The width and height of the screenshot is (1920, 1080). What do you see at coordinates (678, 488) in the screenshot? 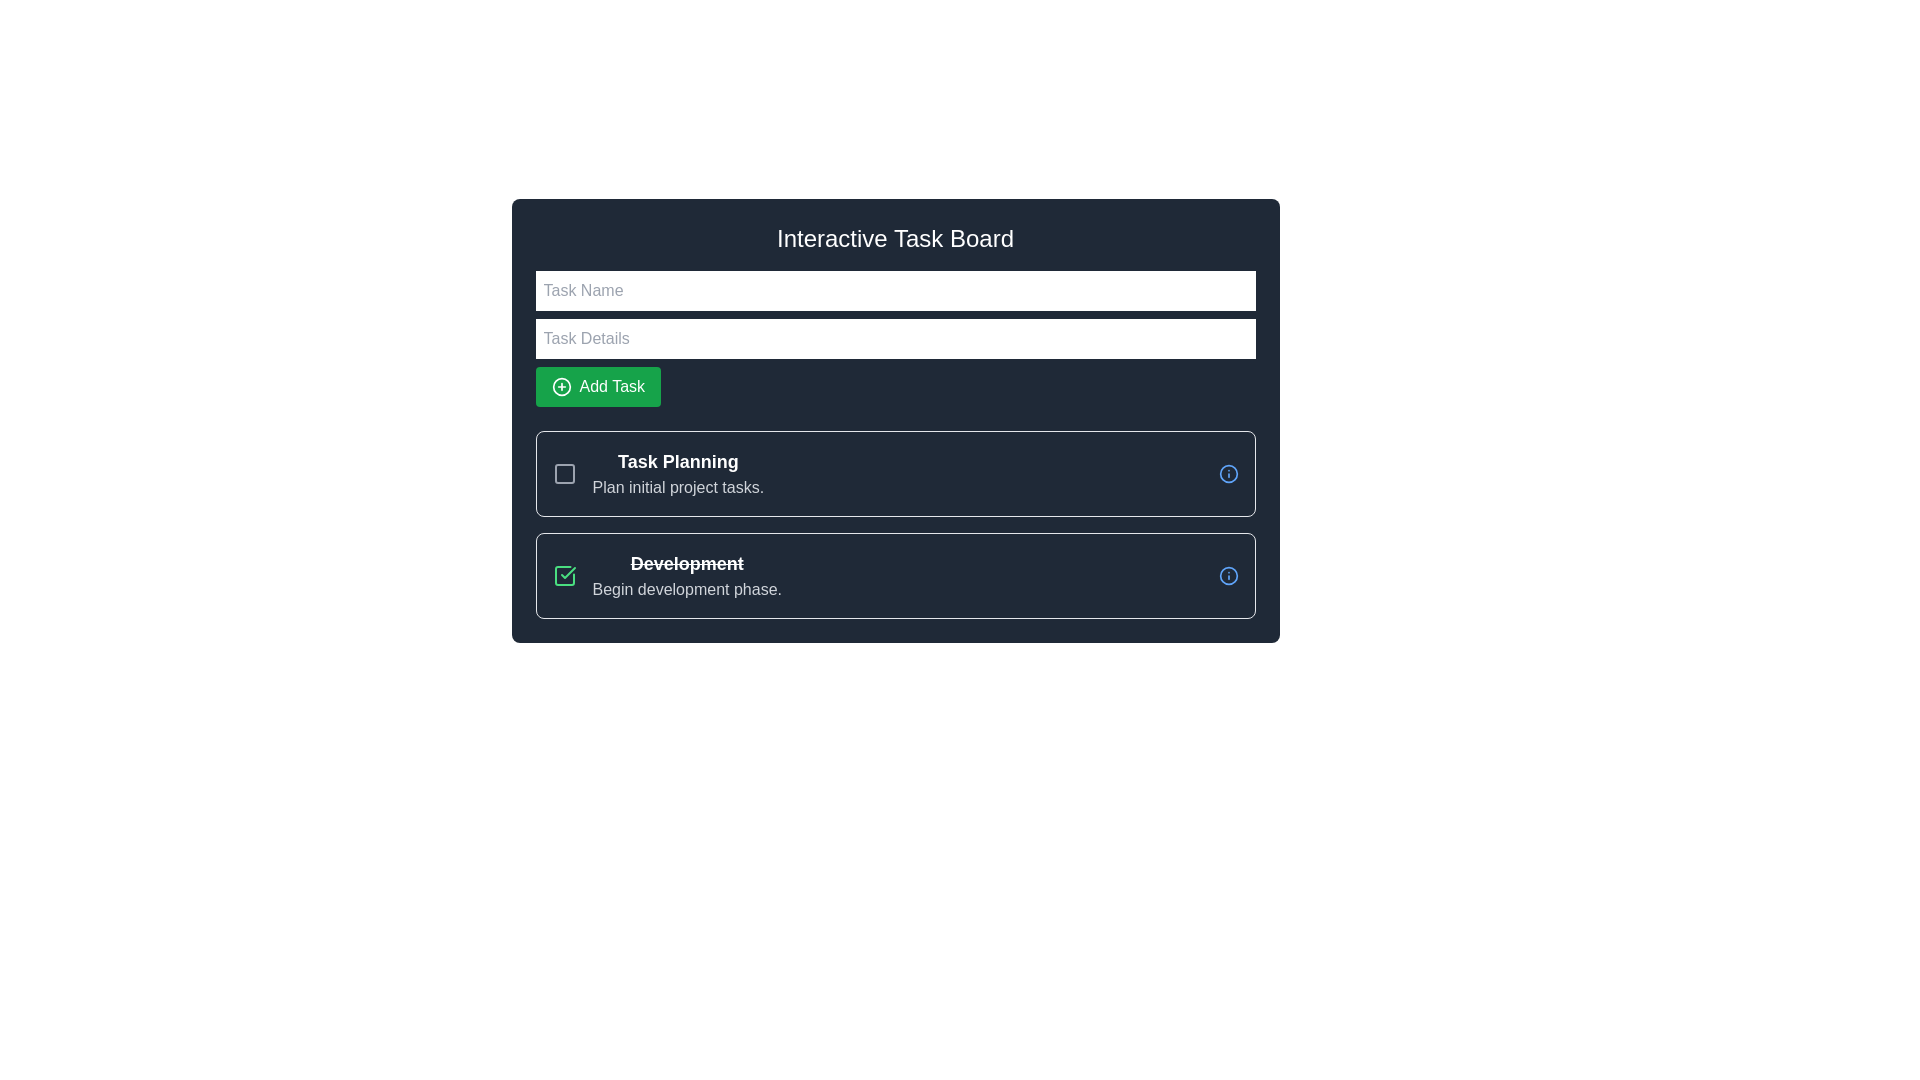
I see `the text label displaying 'Plan initial project tasks.' located under the 'Task Planning' heading in the first task card` at bounding box center [678, 488].